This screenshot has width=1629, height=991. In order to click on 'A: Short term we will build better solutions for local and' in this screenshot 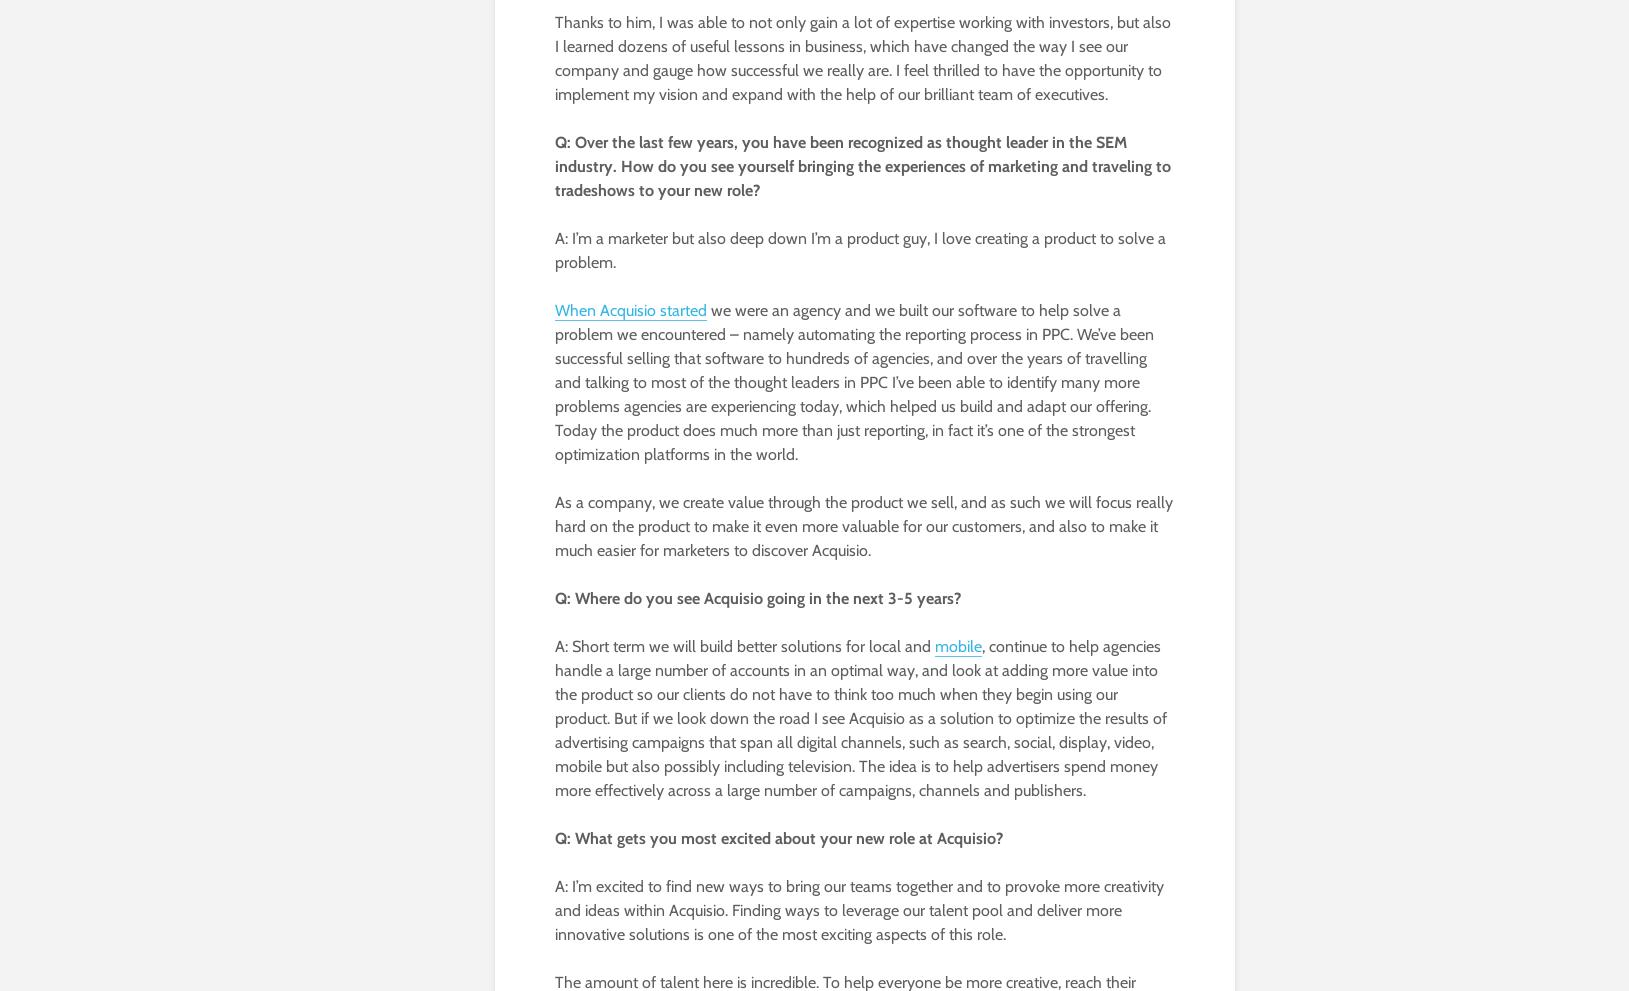, I will do `click(742, 645)`.